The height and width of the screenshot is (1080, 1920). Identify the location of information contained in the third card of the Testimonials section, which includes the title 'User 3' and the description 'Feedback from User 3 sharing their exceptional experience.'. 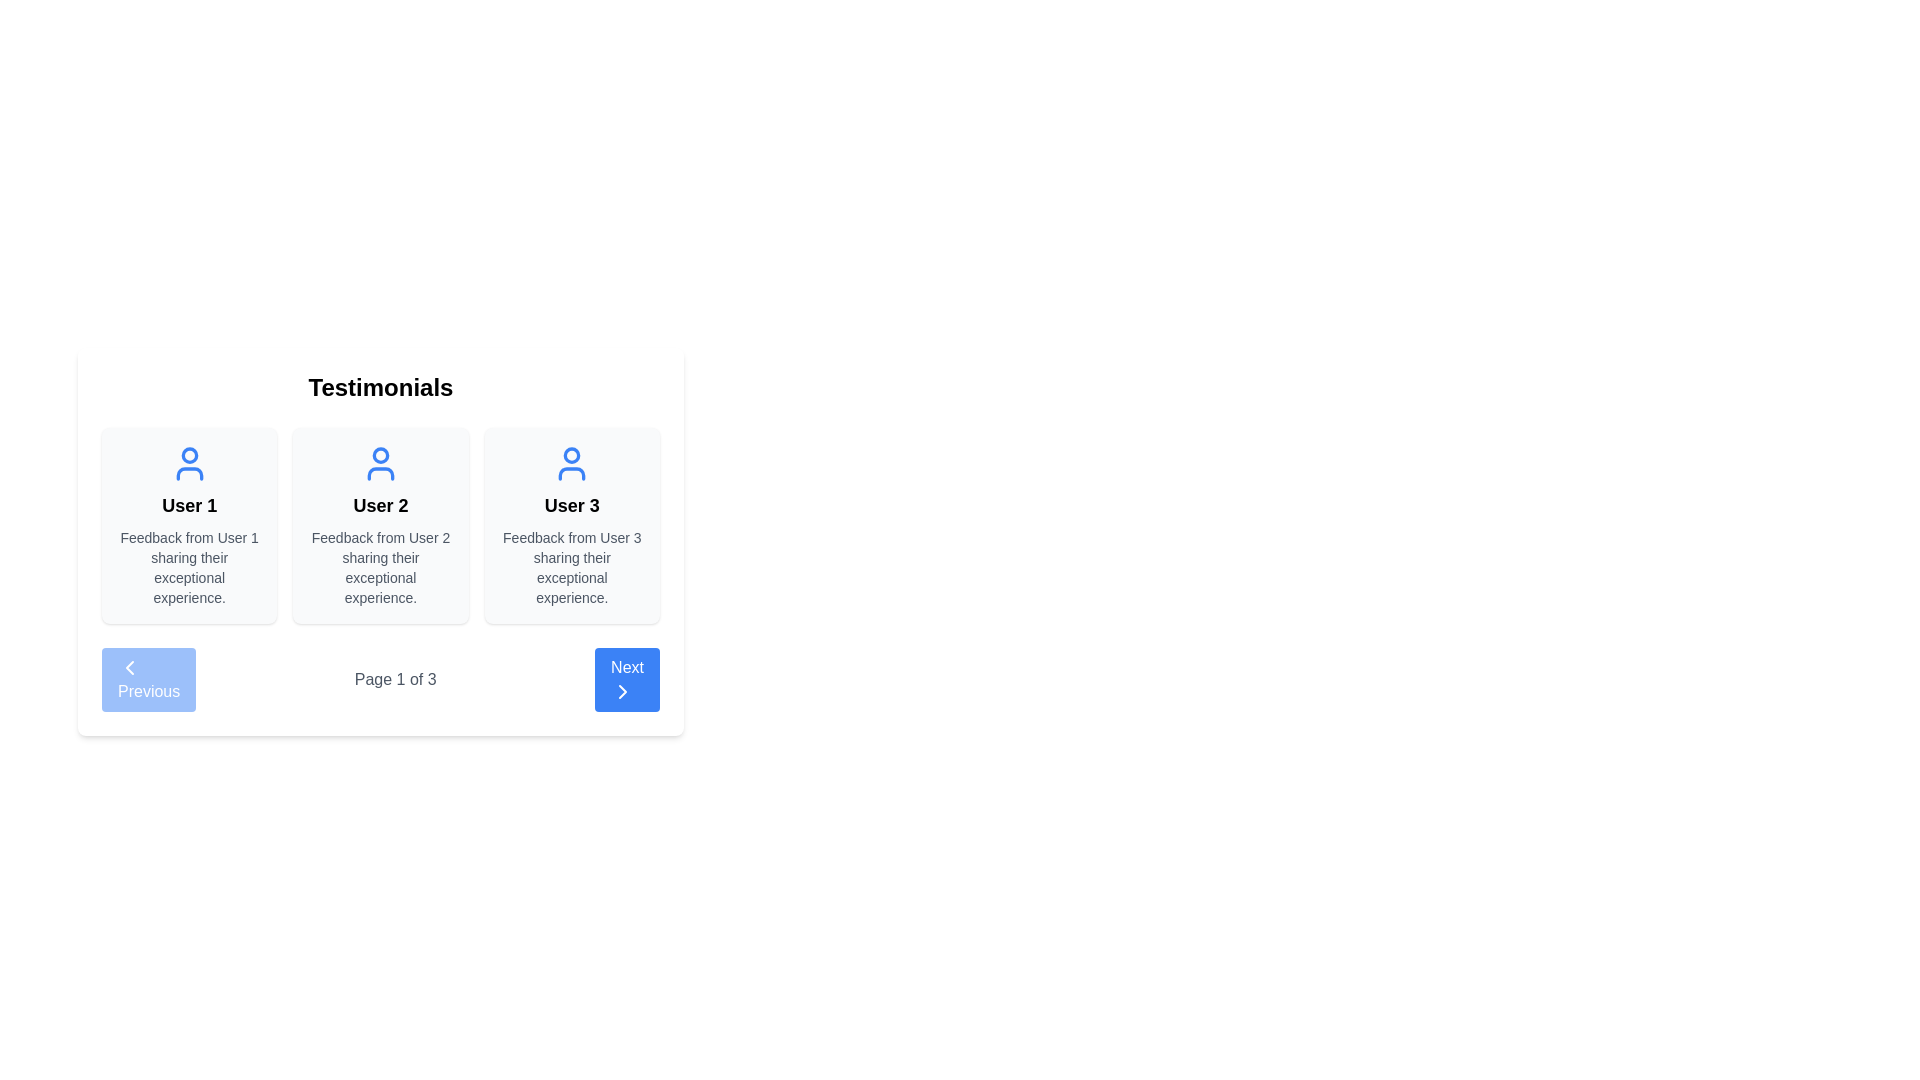
(571, 524).